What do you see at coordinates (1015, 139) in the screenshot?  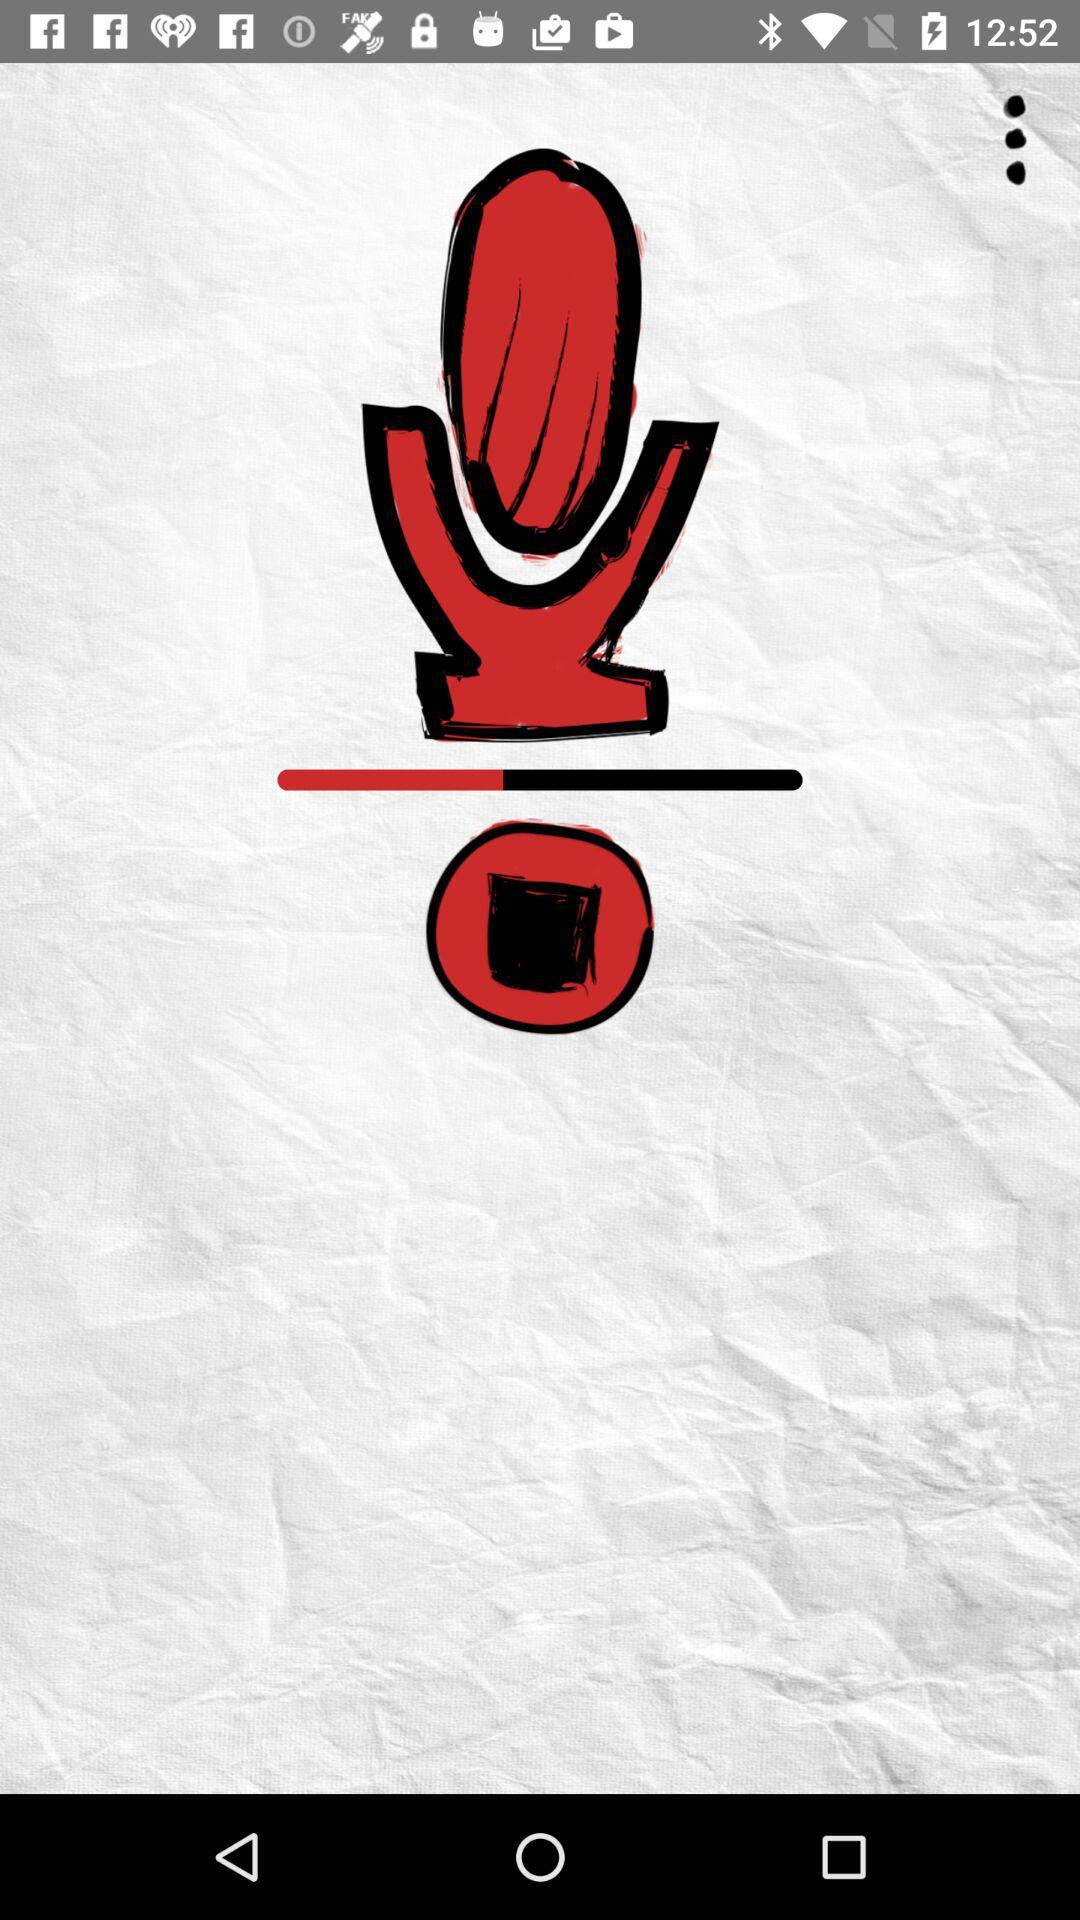 I see `the icon at the top right corner` at bounding box center [1015, 139].